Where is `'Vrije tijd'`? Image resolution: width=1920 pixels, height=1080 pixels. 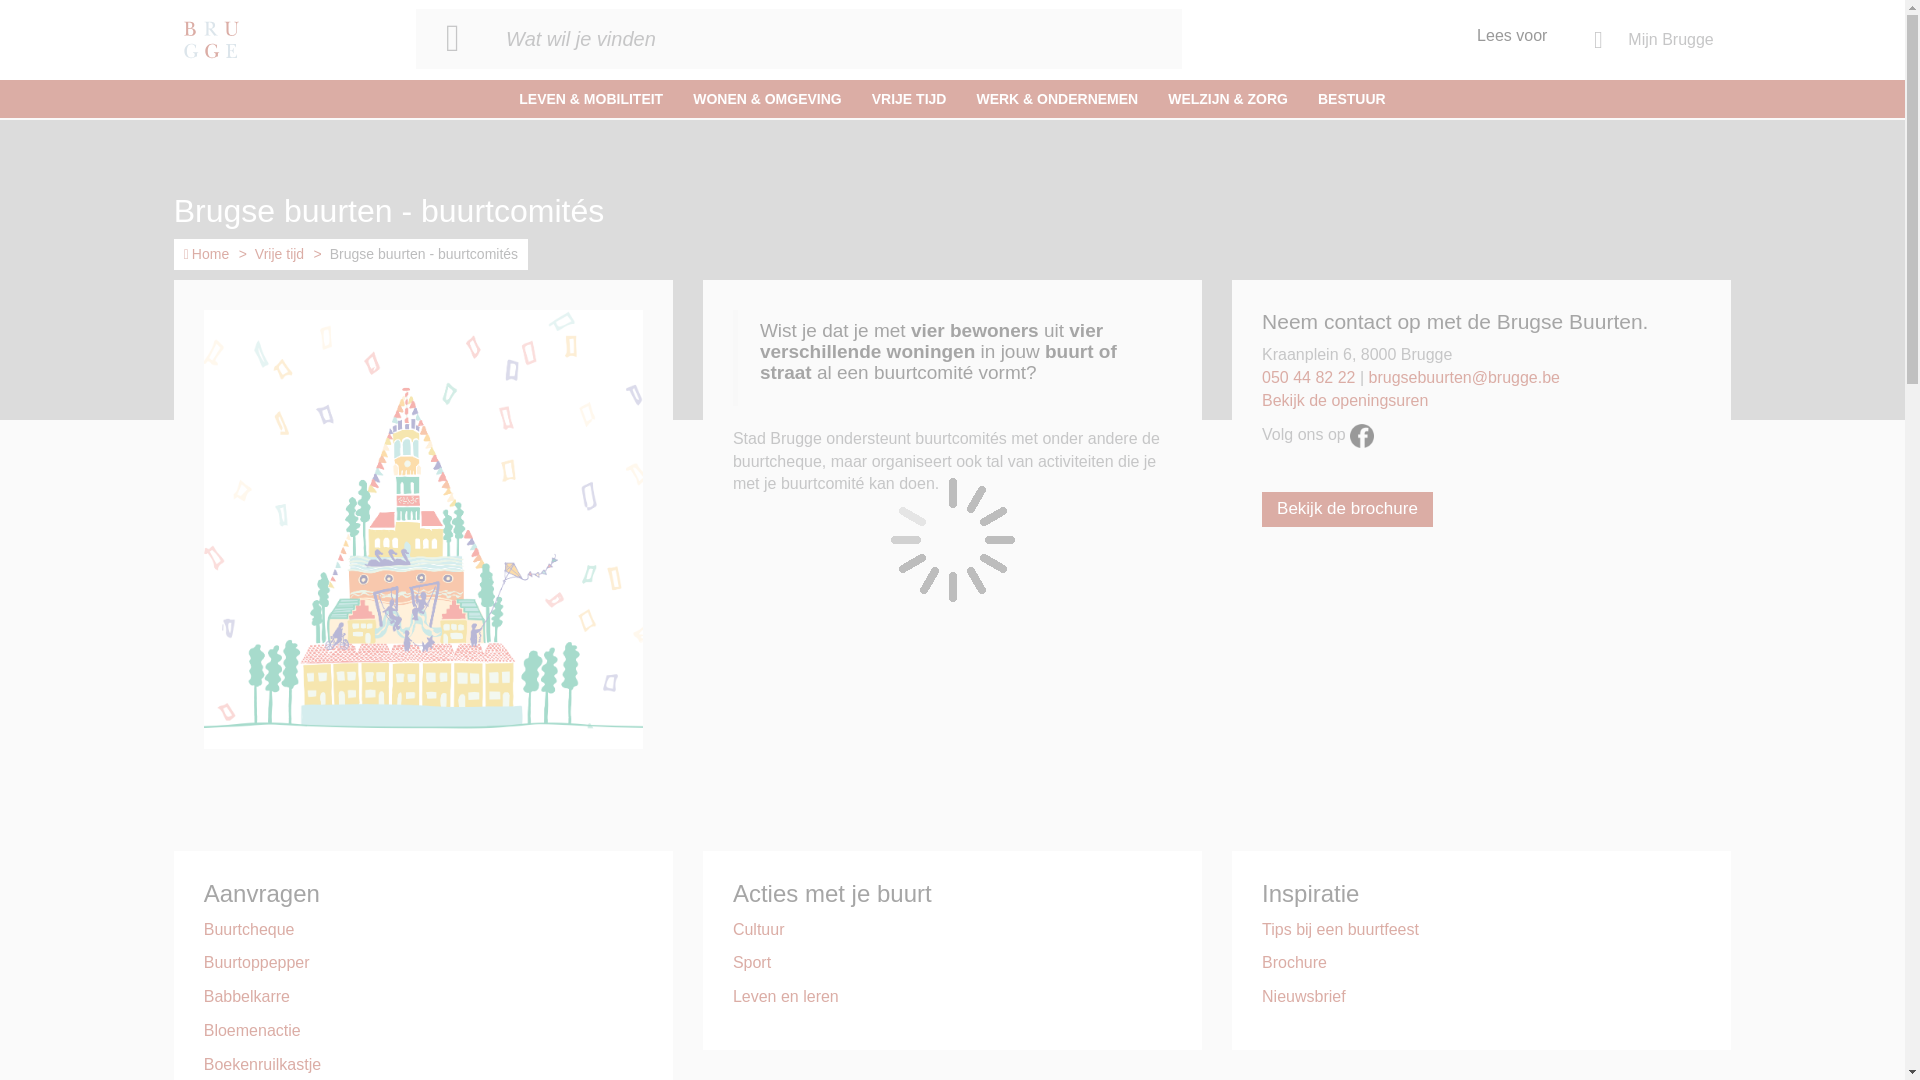 'Vrije tijd' is located at coordinates (278, 253).